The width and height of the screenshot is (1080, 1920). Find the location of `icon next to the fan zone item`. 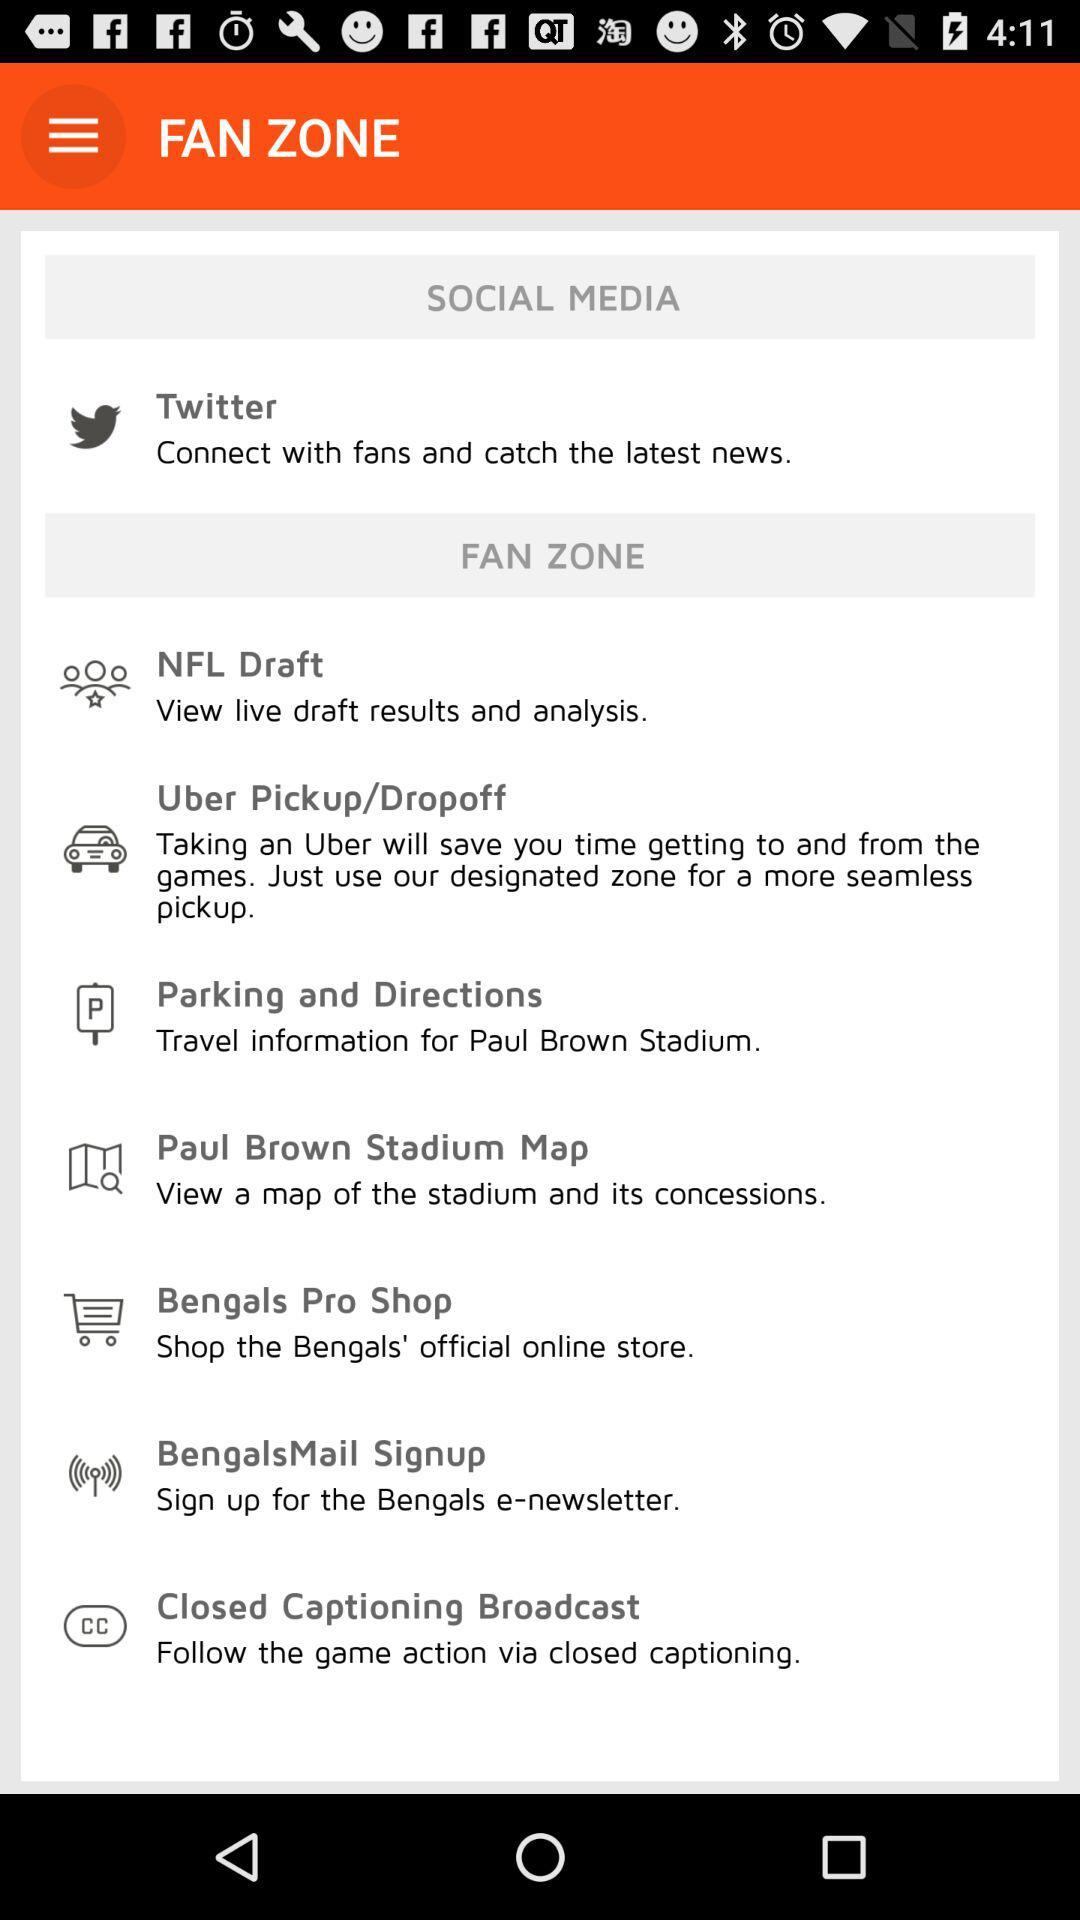

icon next to the fan zone item is located at coordinates (72, 135).